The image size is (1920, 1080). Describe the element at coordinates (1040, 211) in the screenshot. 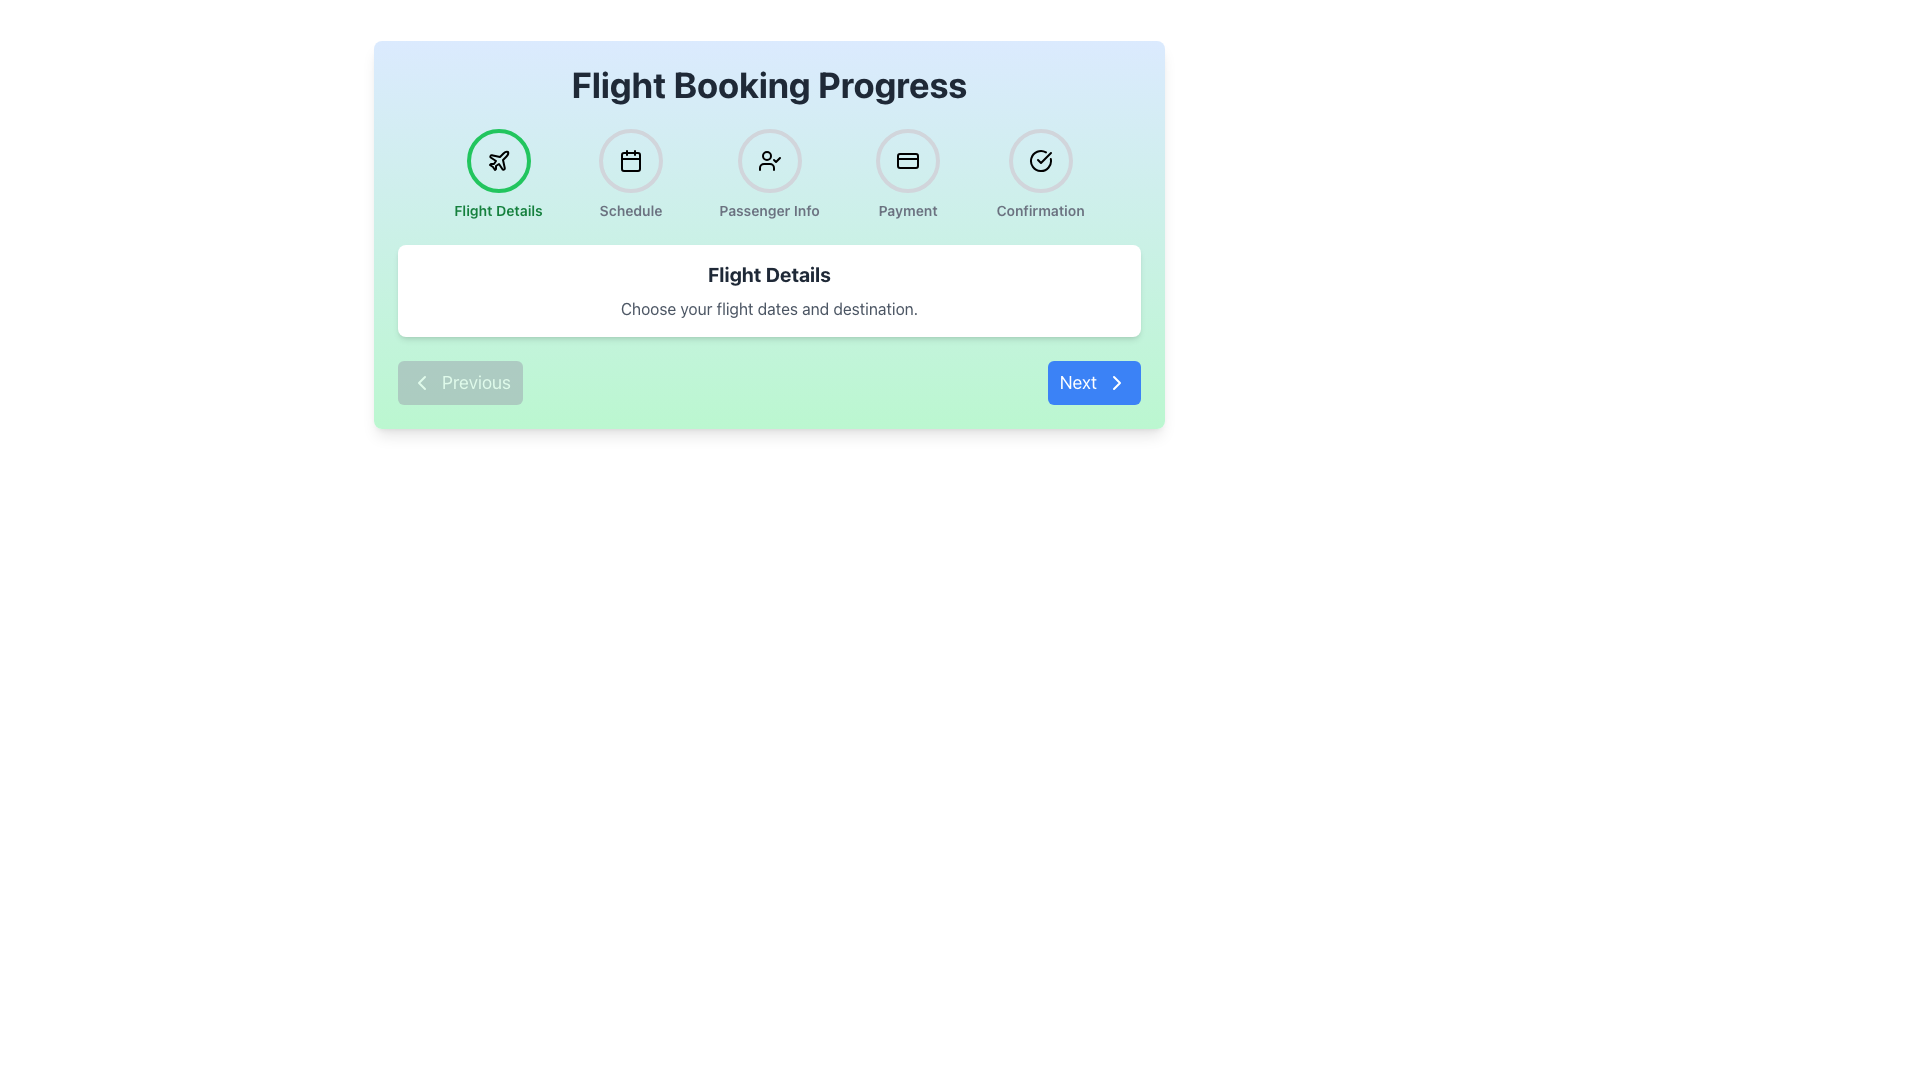

I see `the text label indicating the final confirmation step in the visual process flow, located beneath the circular check mark icon` at that location.